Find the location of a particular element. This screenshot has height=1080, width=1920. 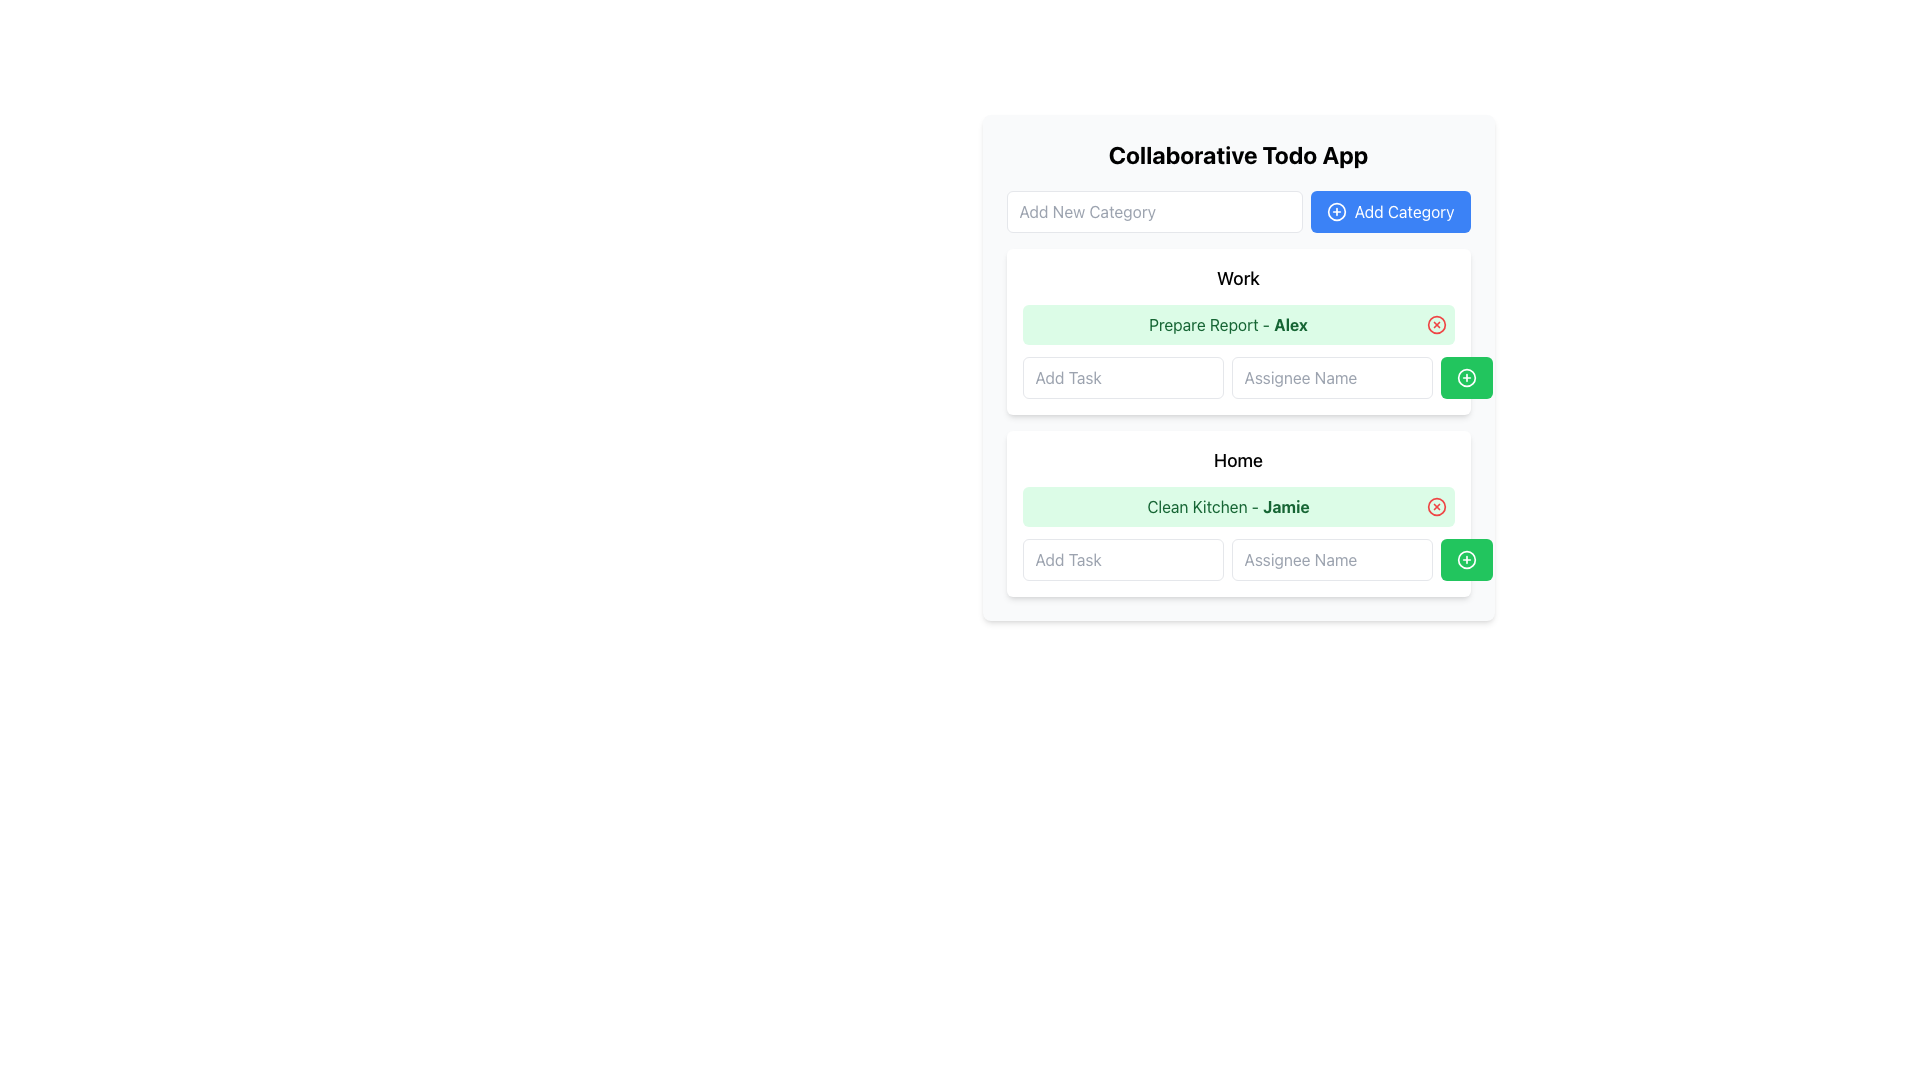

the Text Display that shows 'Clean Kitchen - Jamie' with a bold font style and a green background, located under the 'Home' section above 'Add Task' and 'Assignee Name' inputs is located at coordinates (1227, 505).